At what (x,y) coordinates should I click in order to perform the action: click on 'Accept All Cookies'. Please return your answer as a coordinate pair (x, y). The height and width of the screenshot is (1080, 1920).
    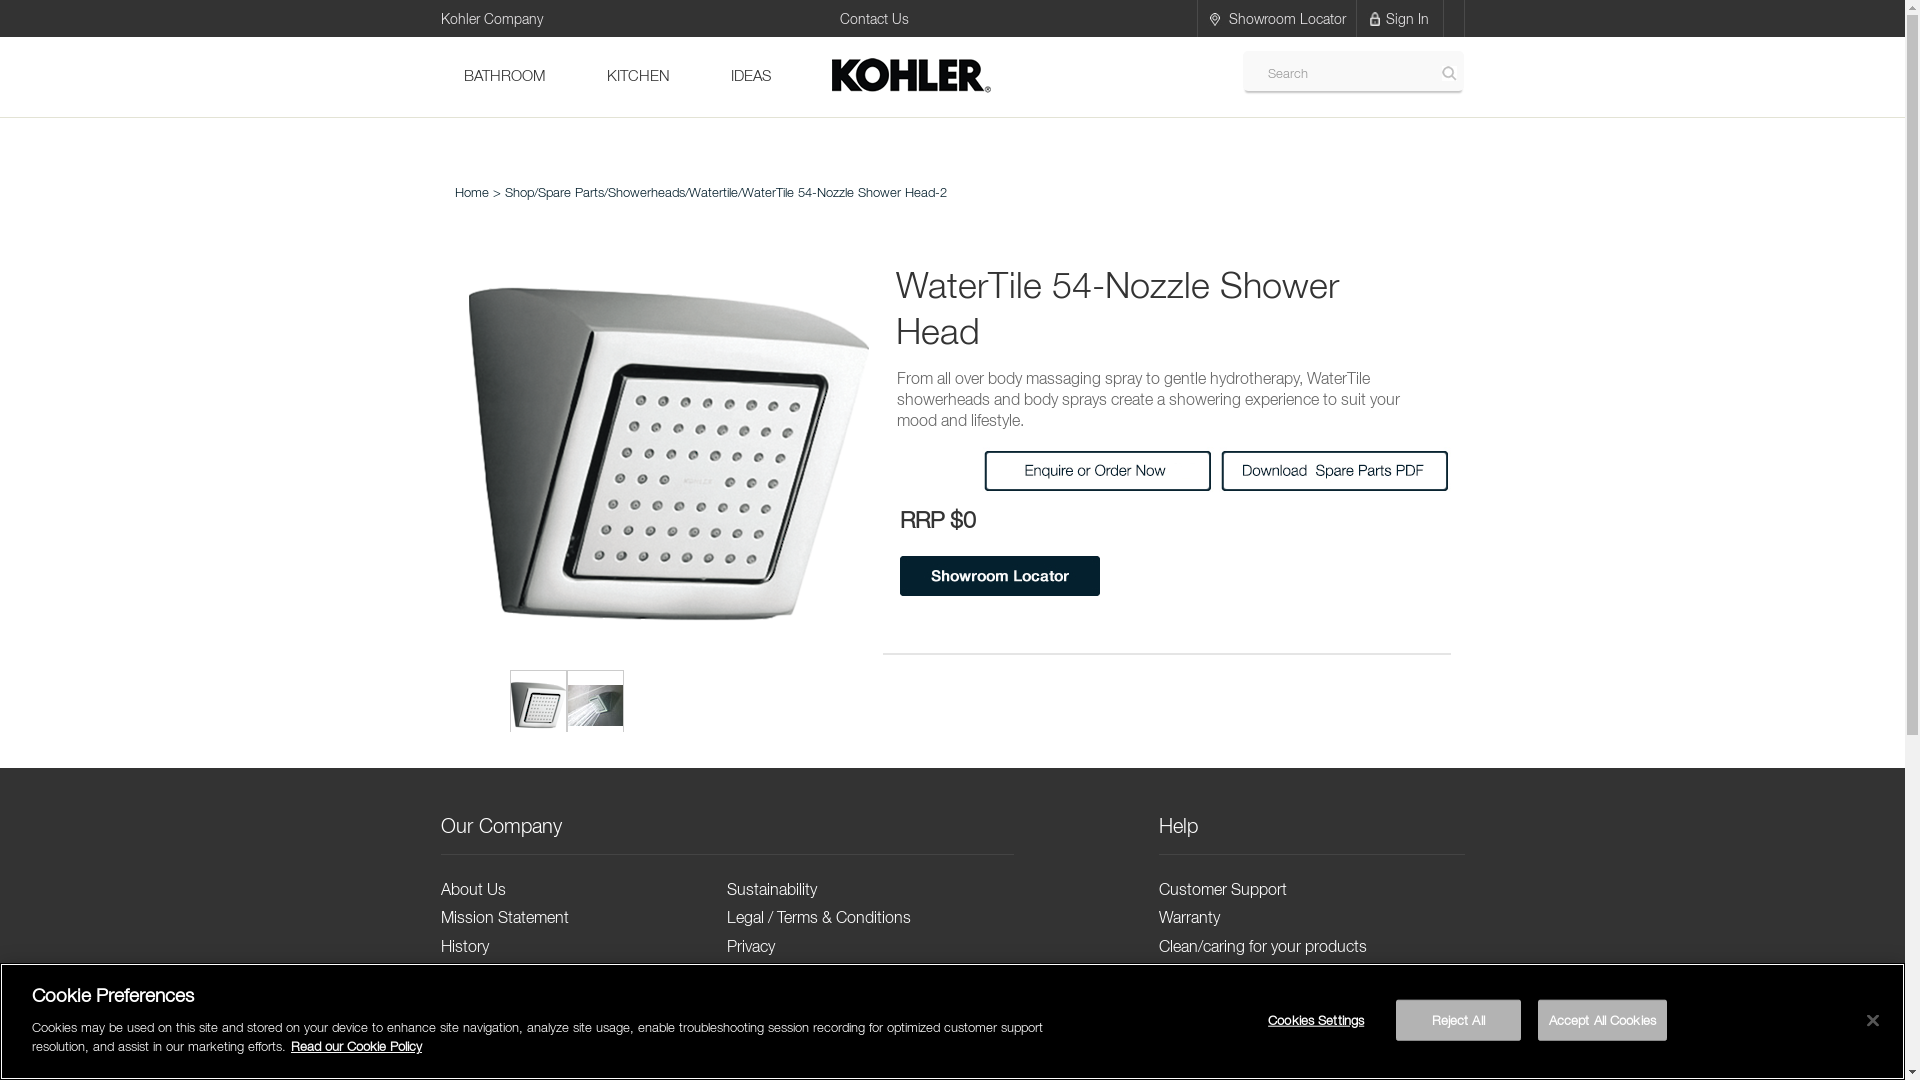
    Looking at the image, I should click on (1602, 1019).